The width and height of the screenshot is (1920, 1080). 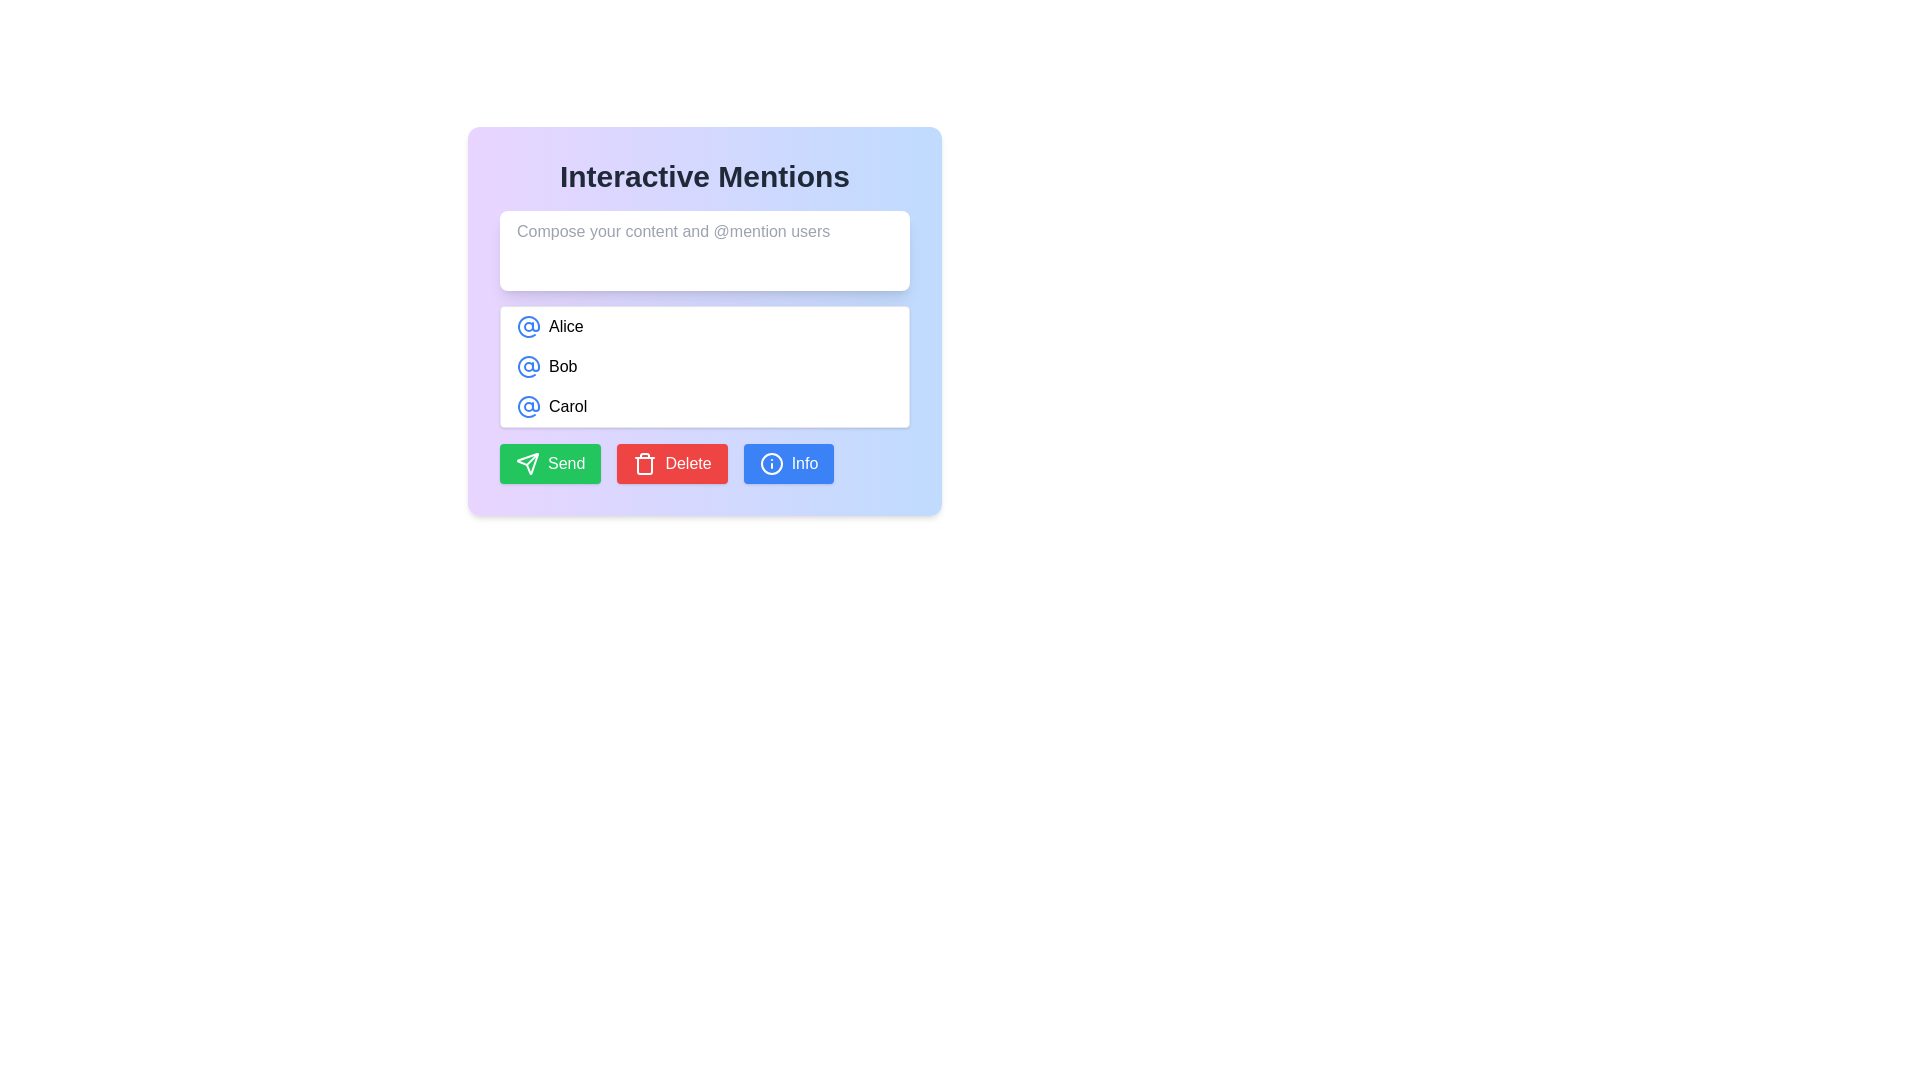 I want to click on the circular blue '@' icon located before the 'Carol' text in the third user mention list item, so click(x=528, y=406).